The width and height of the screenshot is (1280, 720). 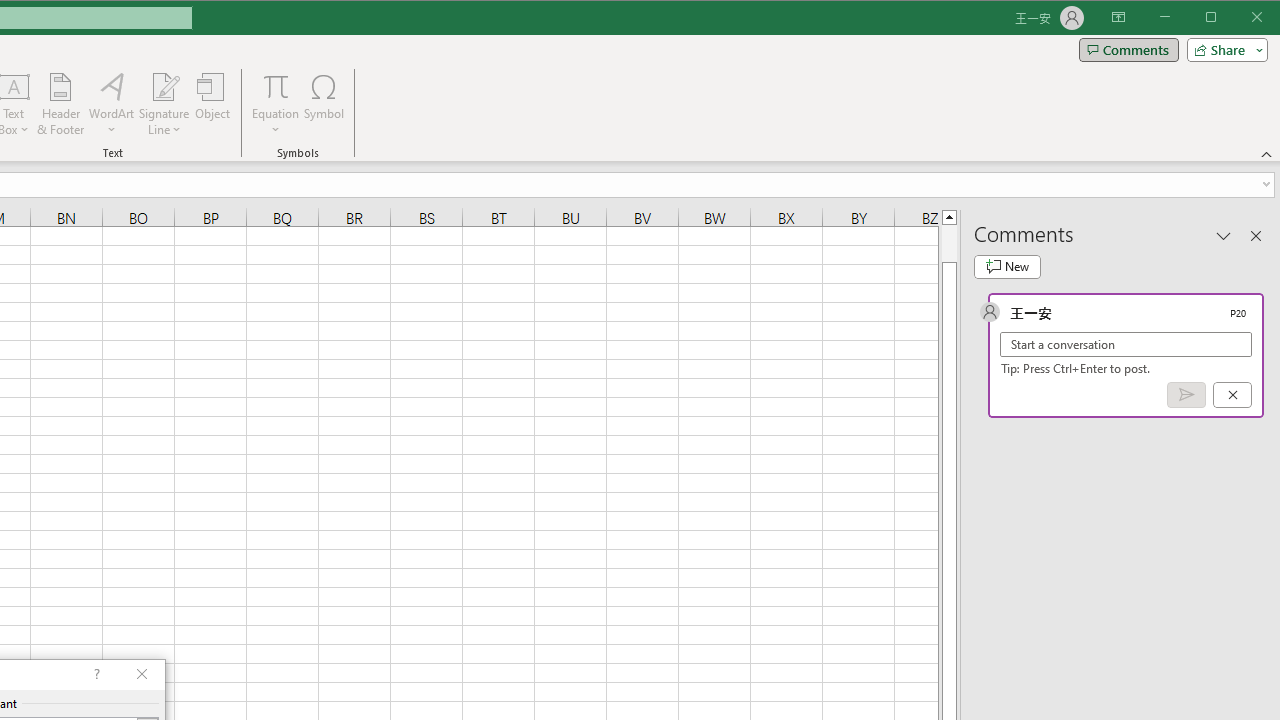 What do you see at coordinates (1238, 19) in the screenshot?
I see `'Maximize'` at bounding box center [1238, 19].